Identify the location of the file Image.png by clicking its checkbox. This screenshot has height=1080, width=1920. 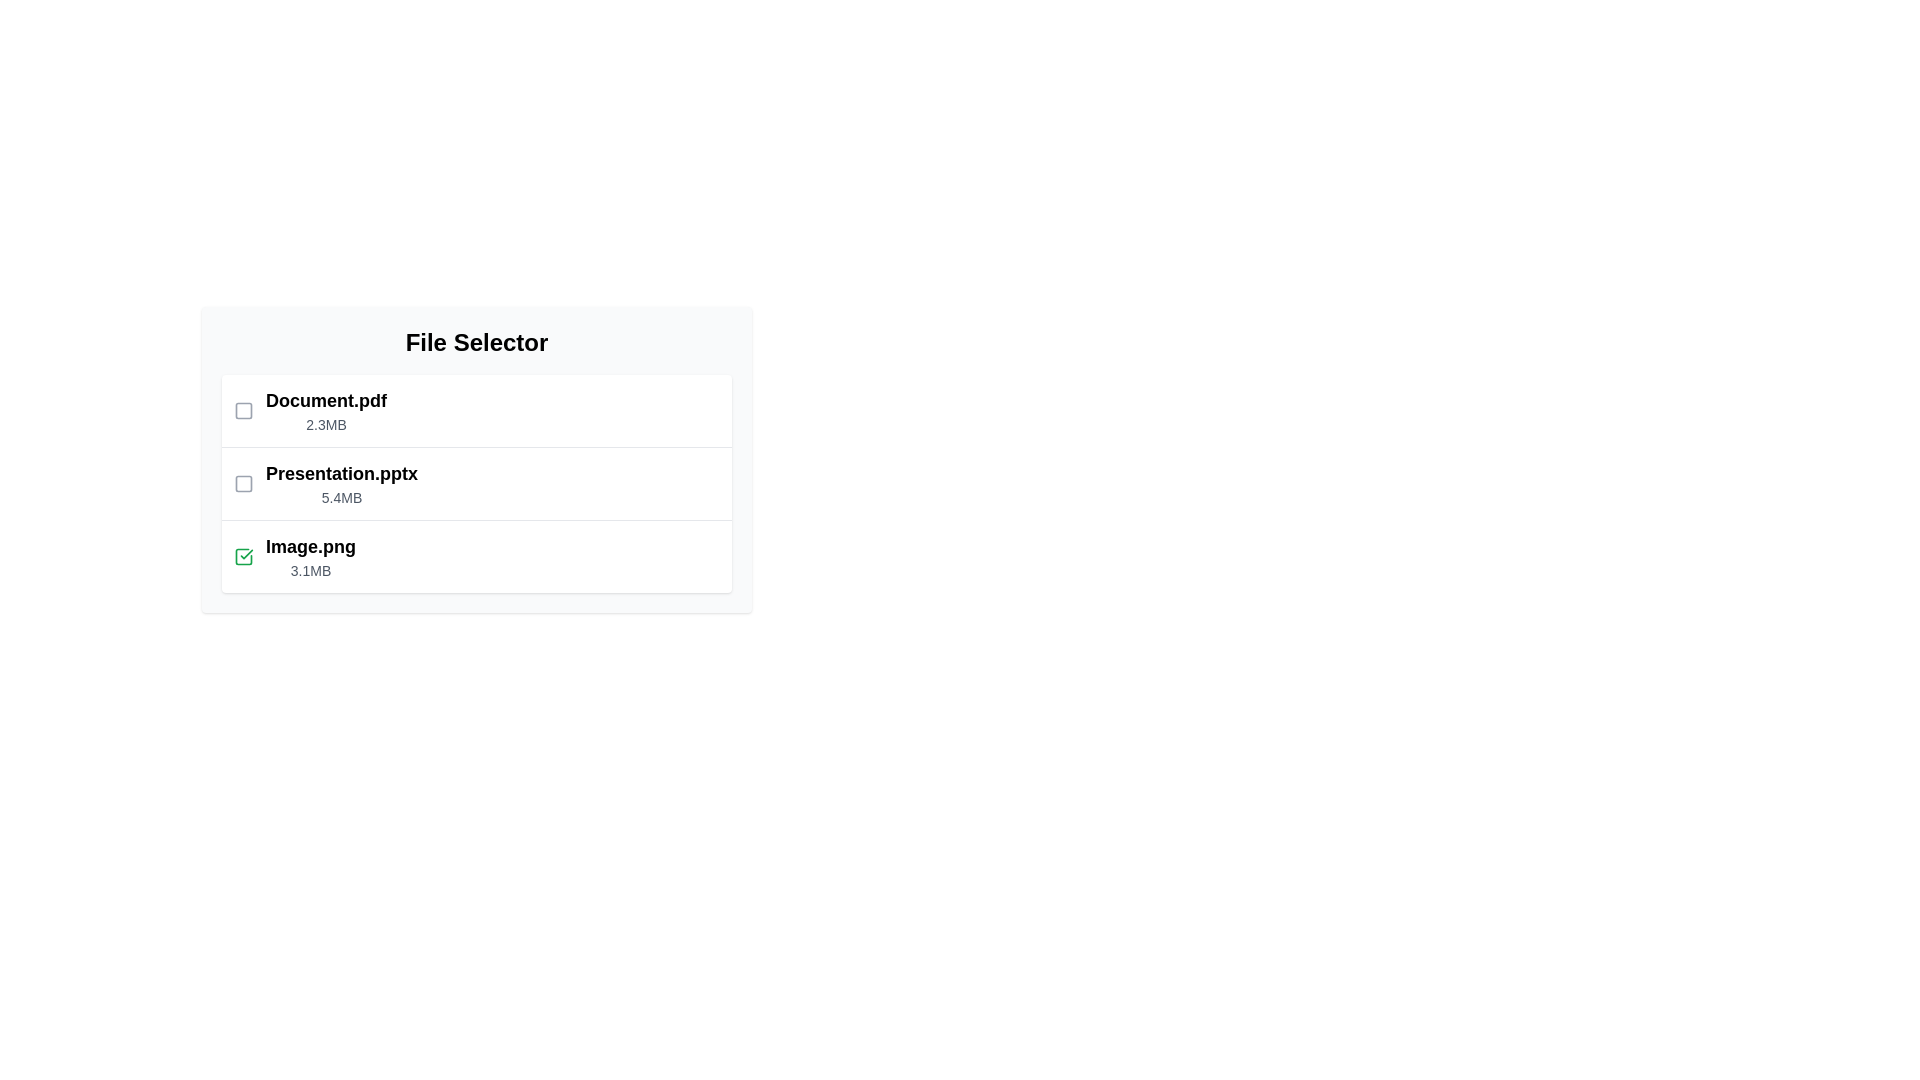
(243, 556).